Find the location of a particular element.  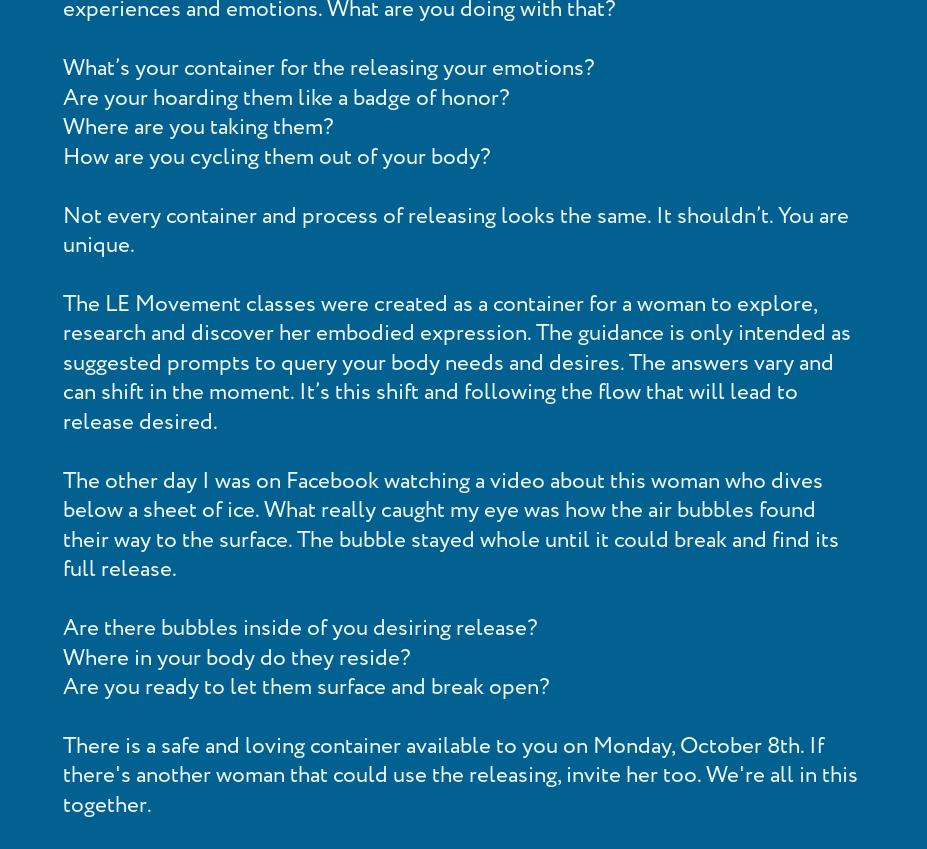

'The other day I was on Facebook watching a video about this woman who dives below a sheet of ice. What really caught my eye was how the air bubbles found their way to the surface. The bubble stayed whole until it could break and find its full release.' is located at coordinates (451, 525).